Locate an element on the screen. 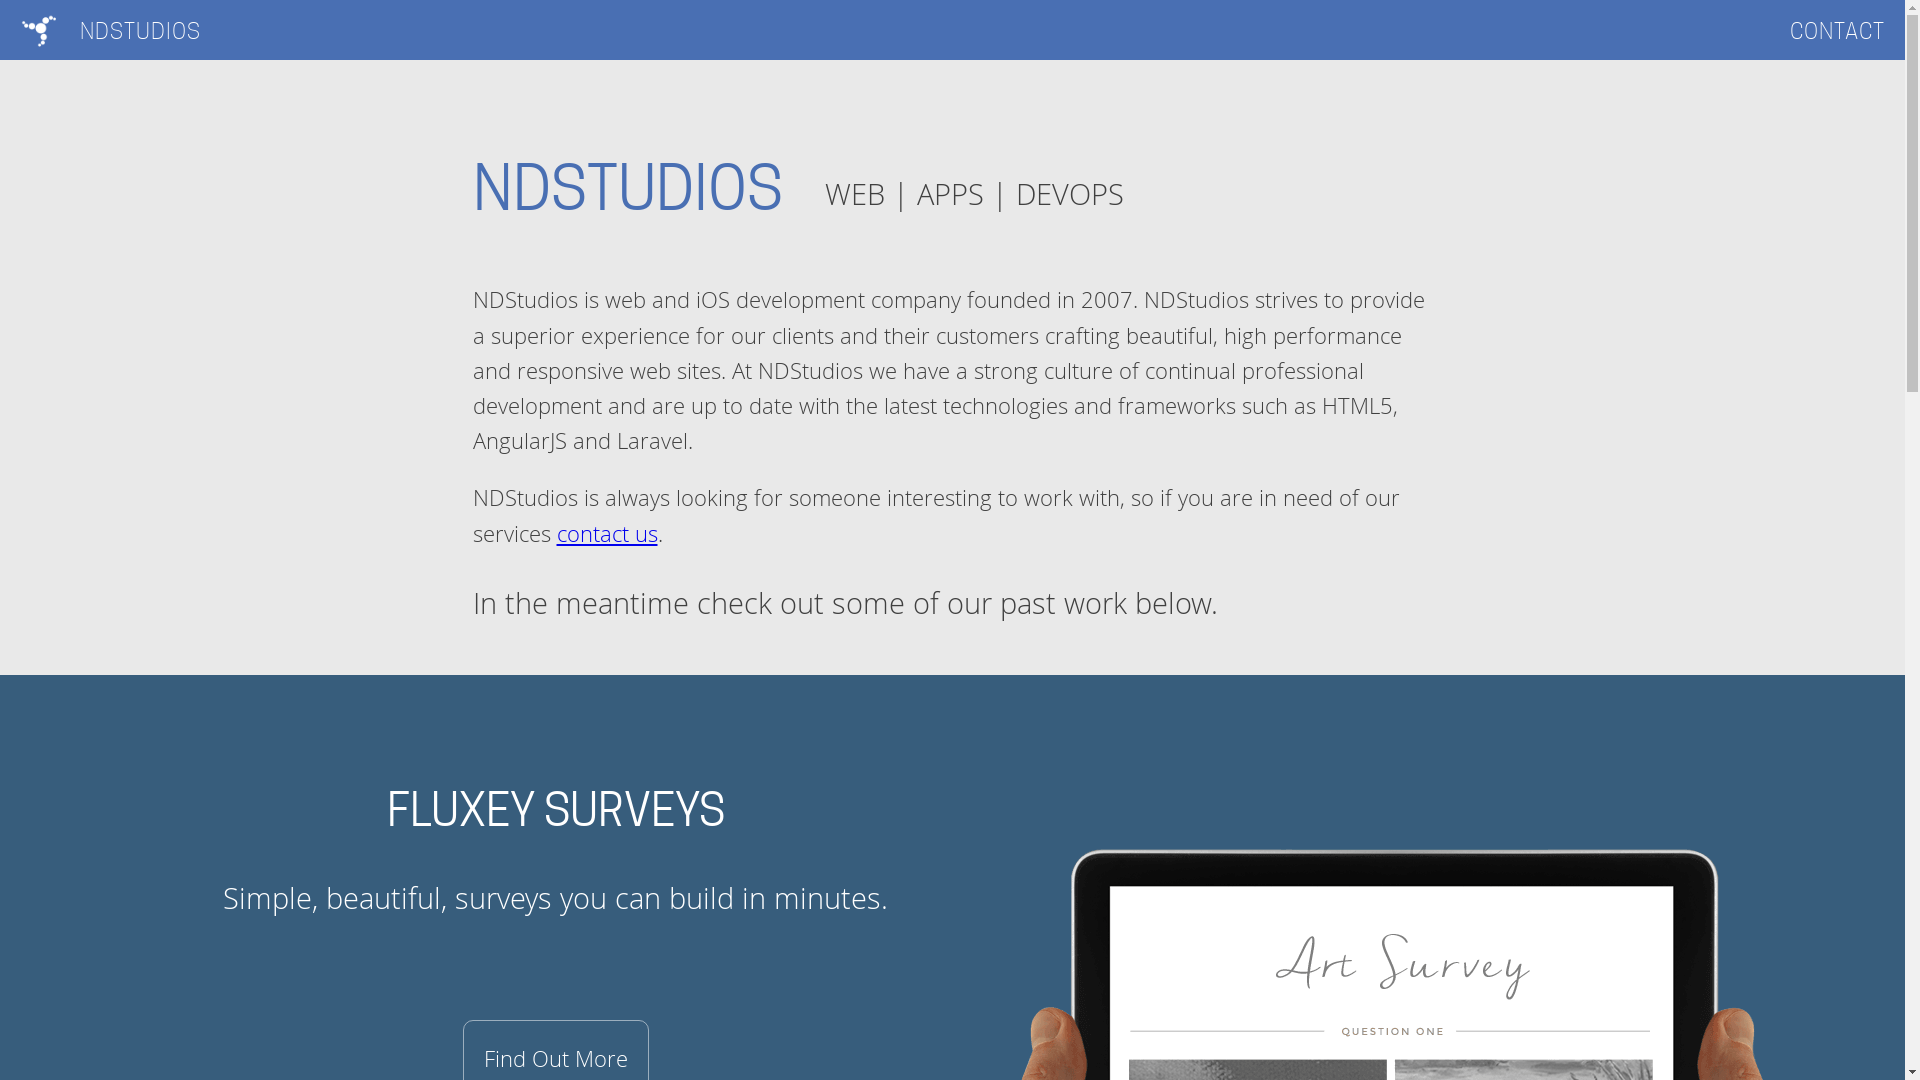 The width and height of the screenshot is (1920, 1080). 'contact us' is located at coordinates (605, 532).